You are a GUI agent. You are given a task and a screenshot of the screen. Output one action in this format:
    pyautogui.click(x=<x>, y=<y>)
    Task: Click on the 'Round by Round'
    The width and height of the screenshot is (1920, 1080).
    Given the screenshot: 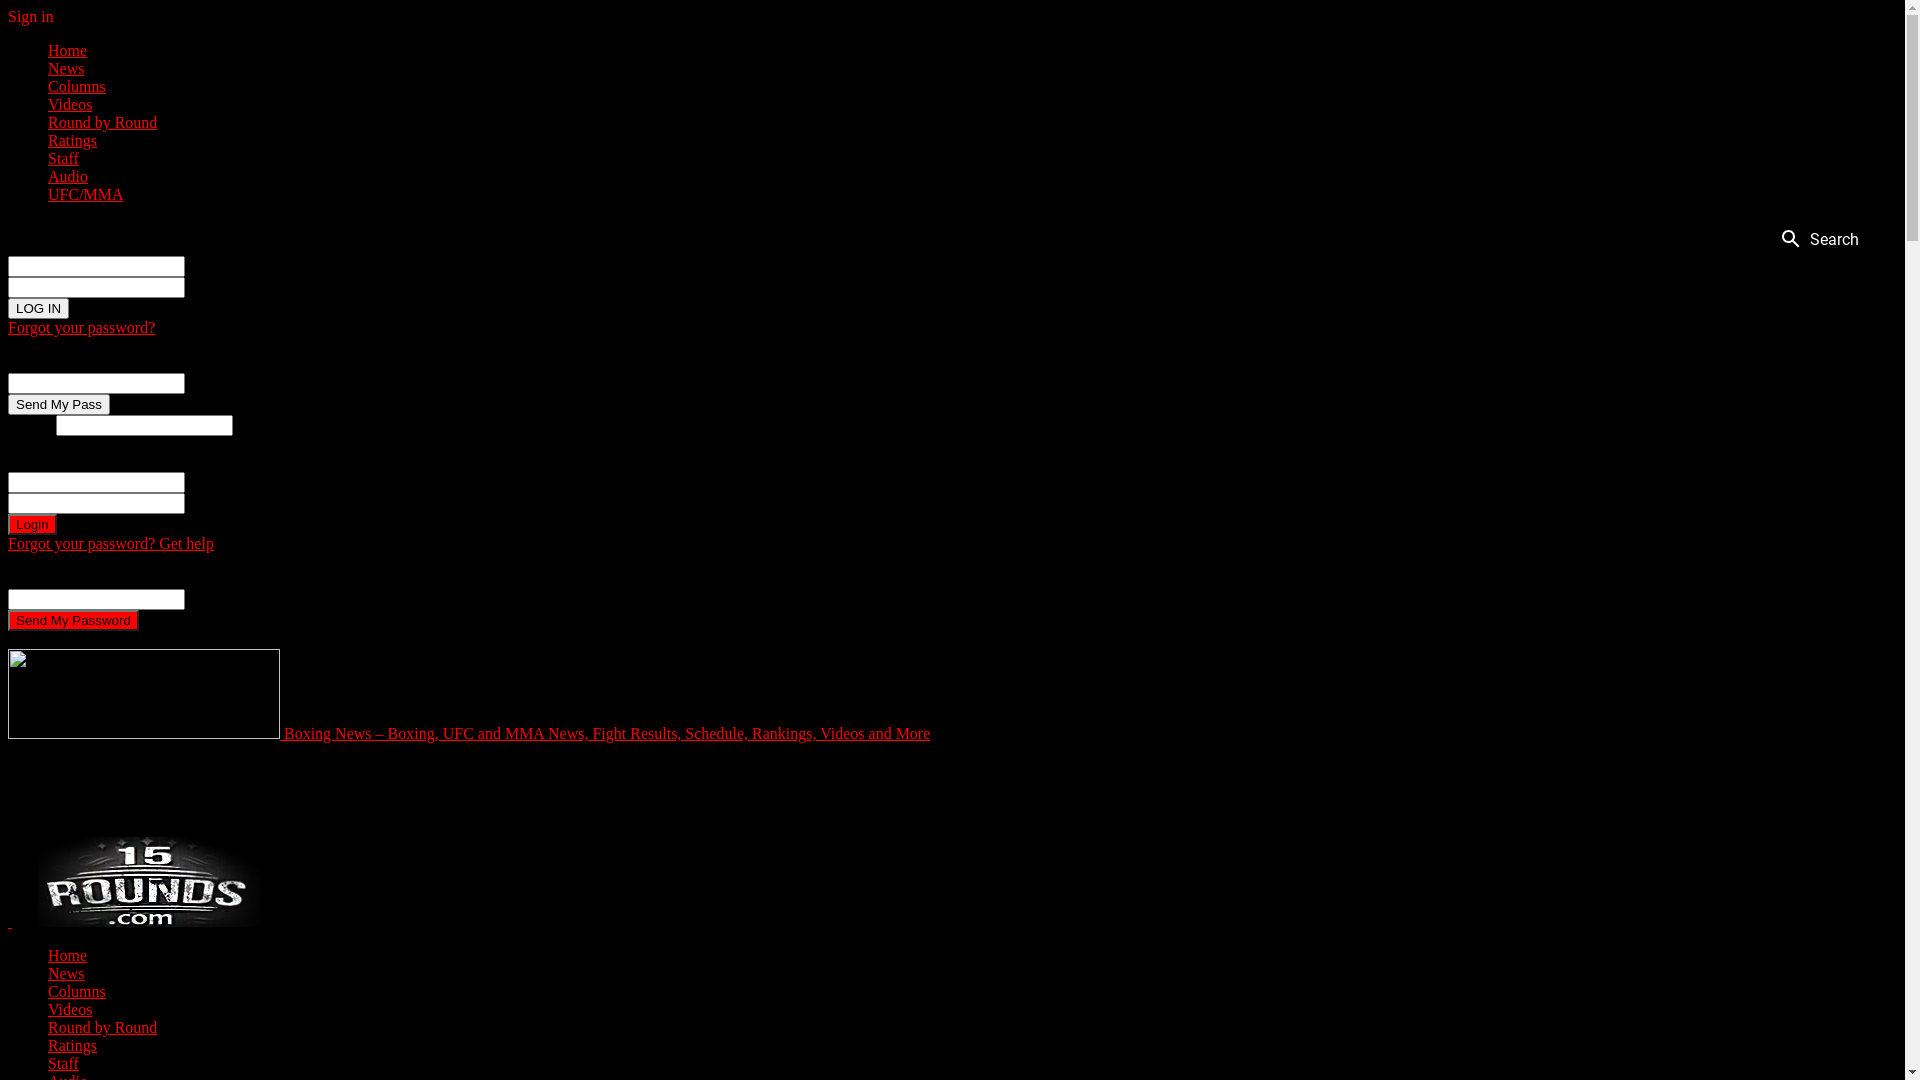 What is the action you would take?
    pyautogui.click(x=101, y=1027)
    